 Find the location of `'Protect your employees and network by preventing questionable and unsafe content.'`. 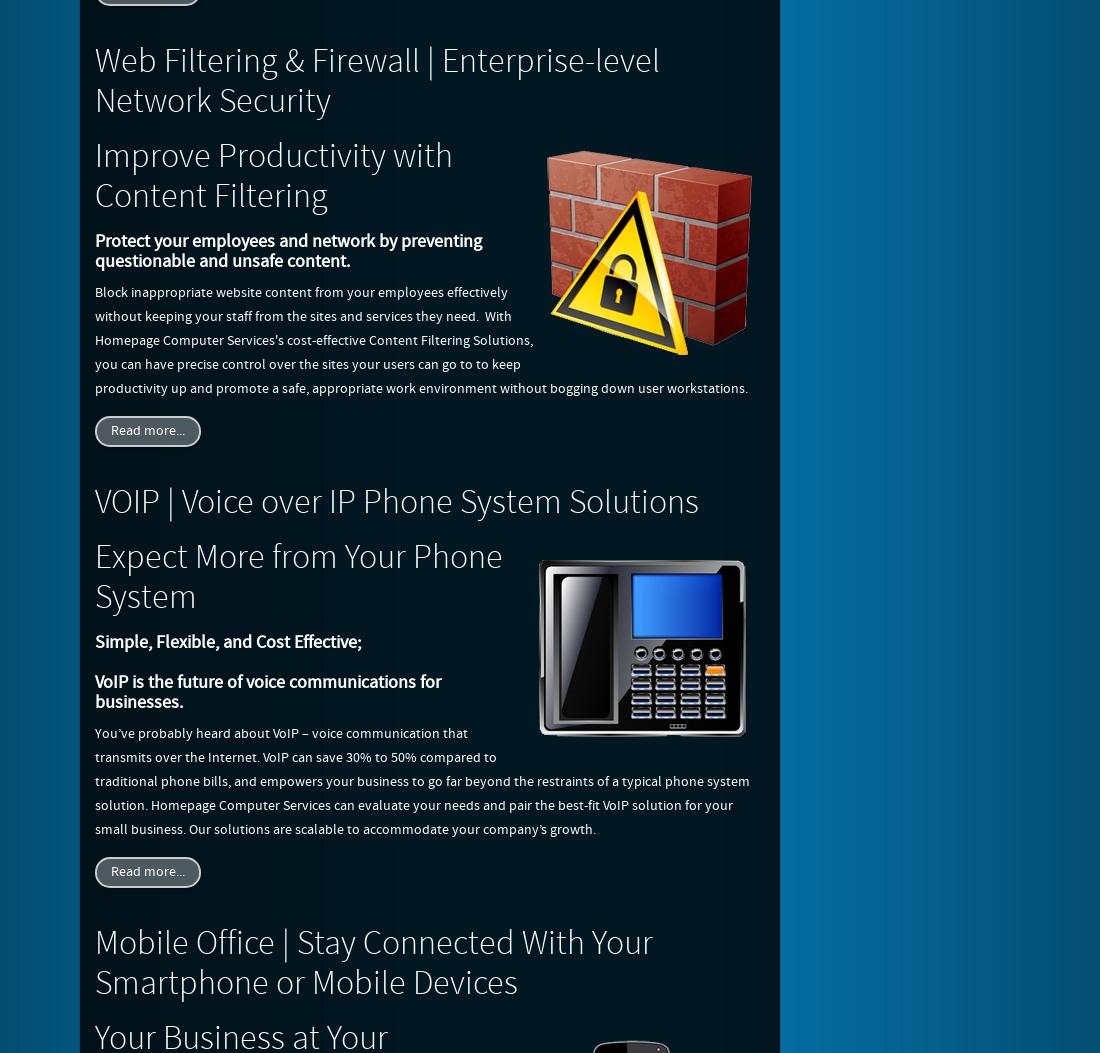

'Protect your employees and network by preventing questionable and unsafe content.' is located at coordinates (95, 250).